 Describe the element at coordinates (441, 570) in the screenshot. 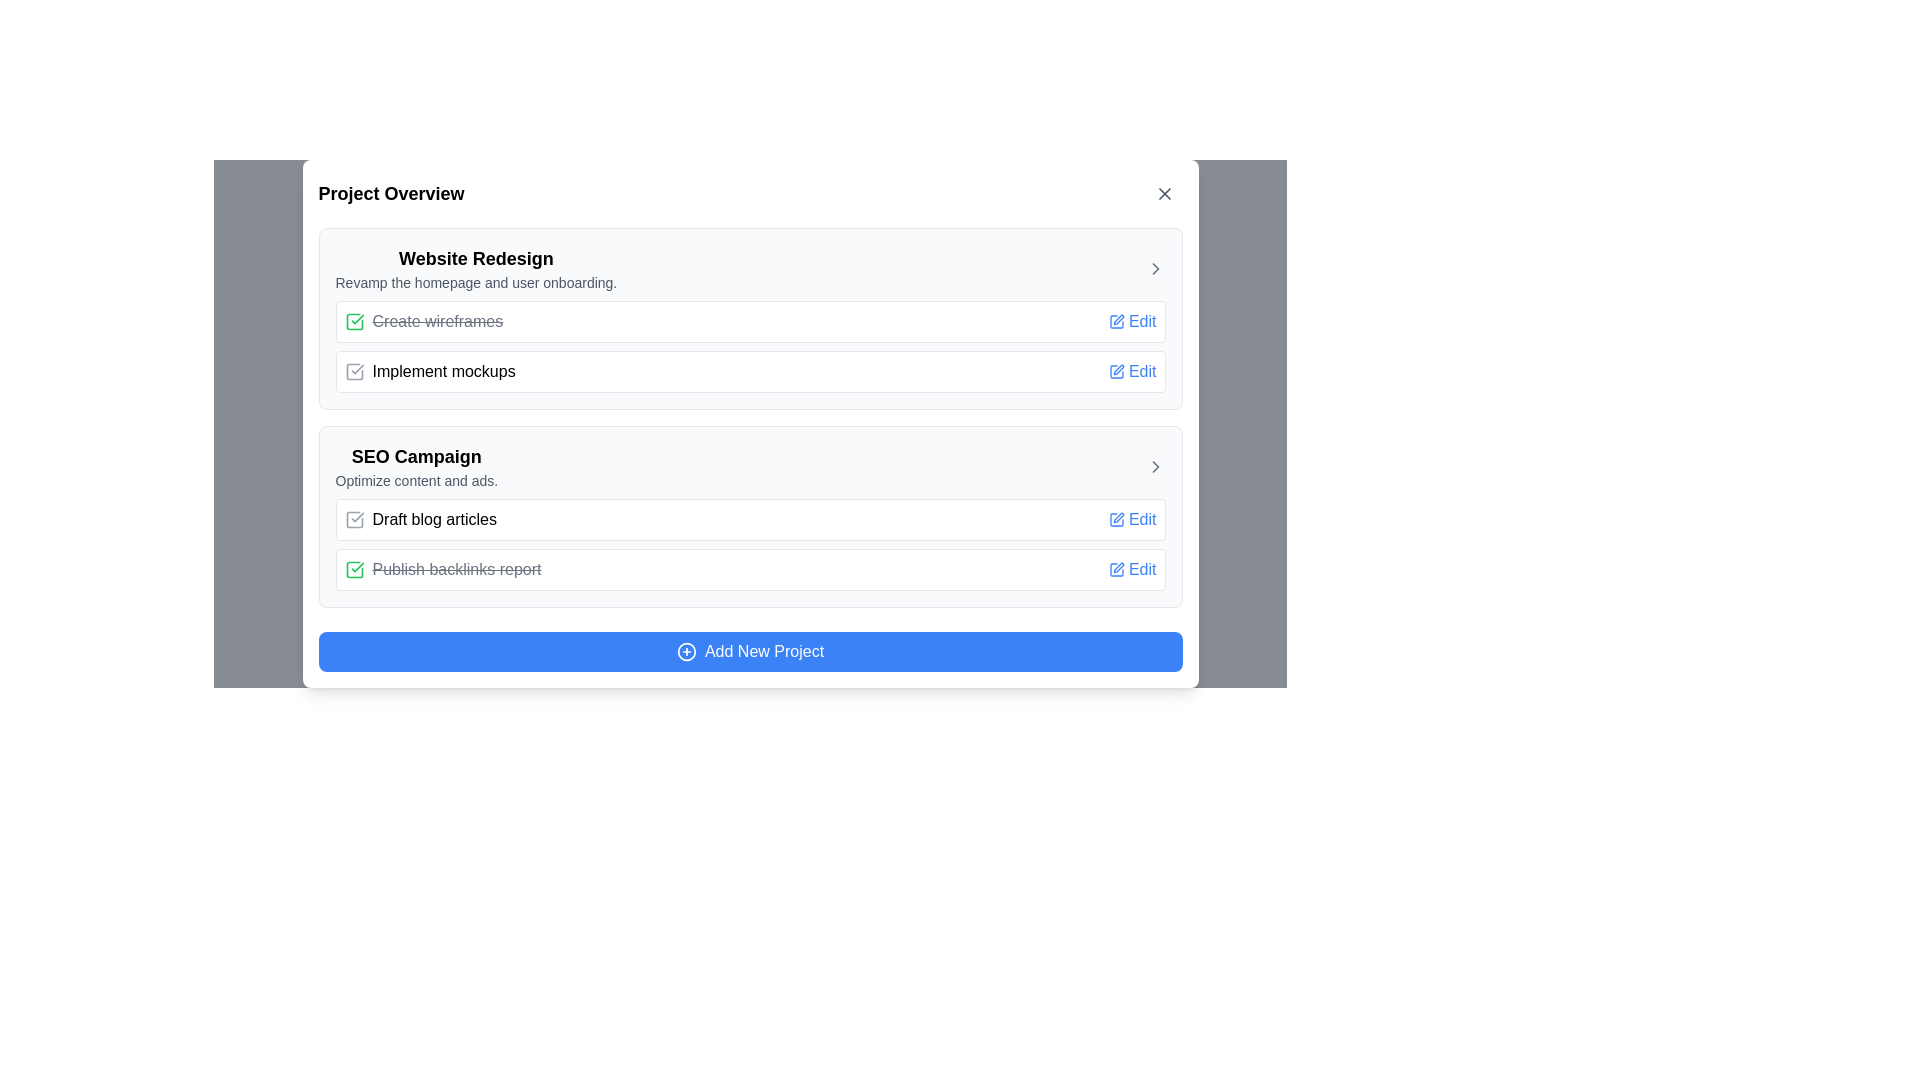

I see `the Completed Task Label which contains a green checkmark icon and the strikethrough text 'Publish backlinks report' indicating a completed task` at that location.